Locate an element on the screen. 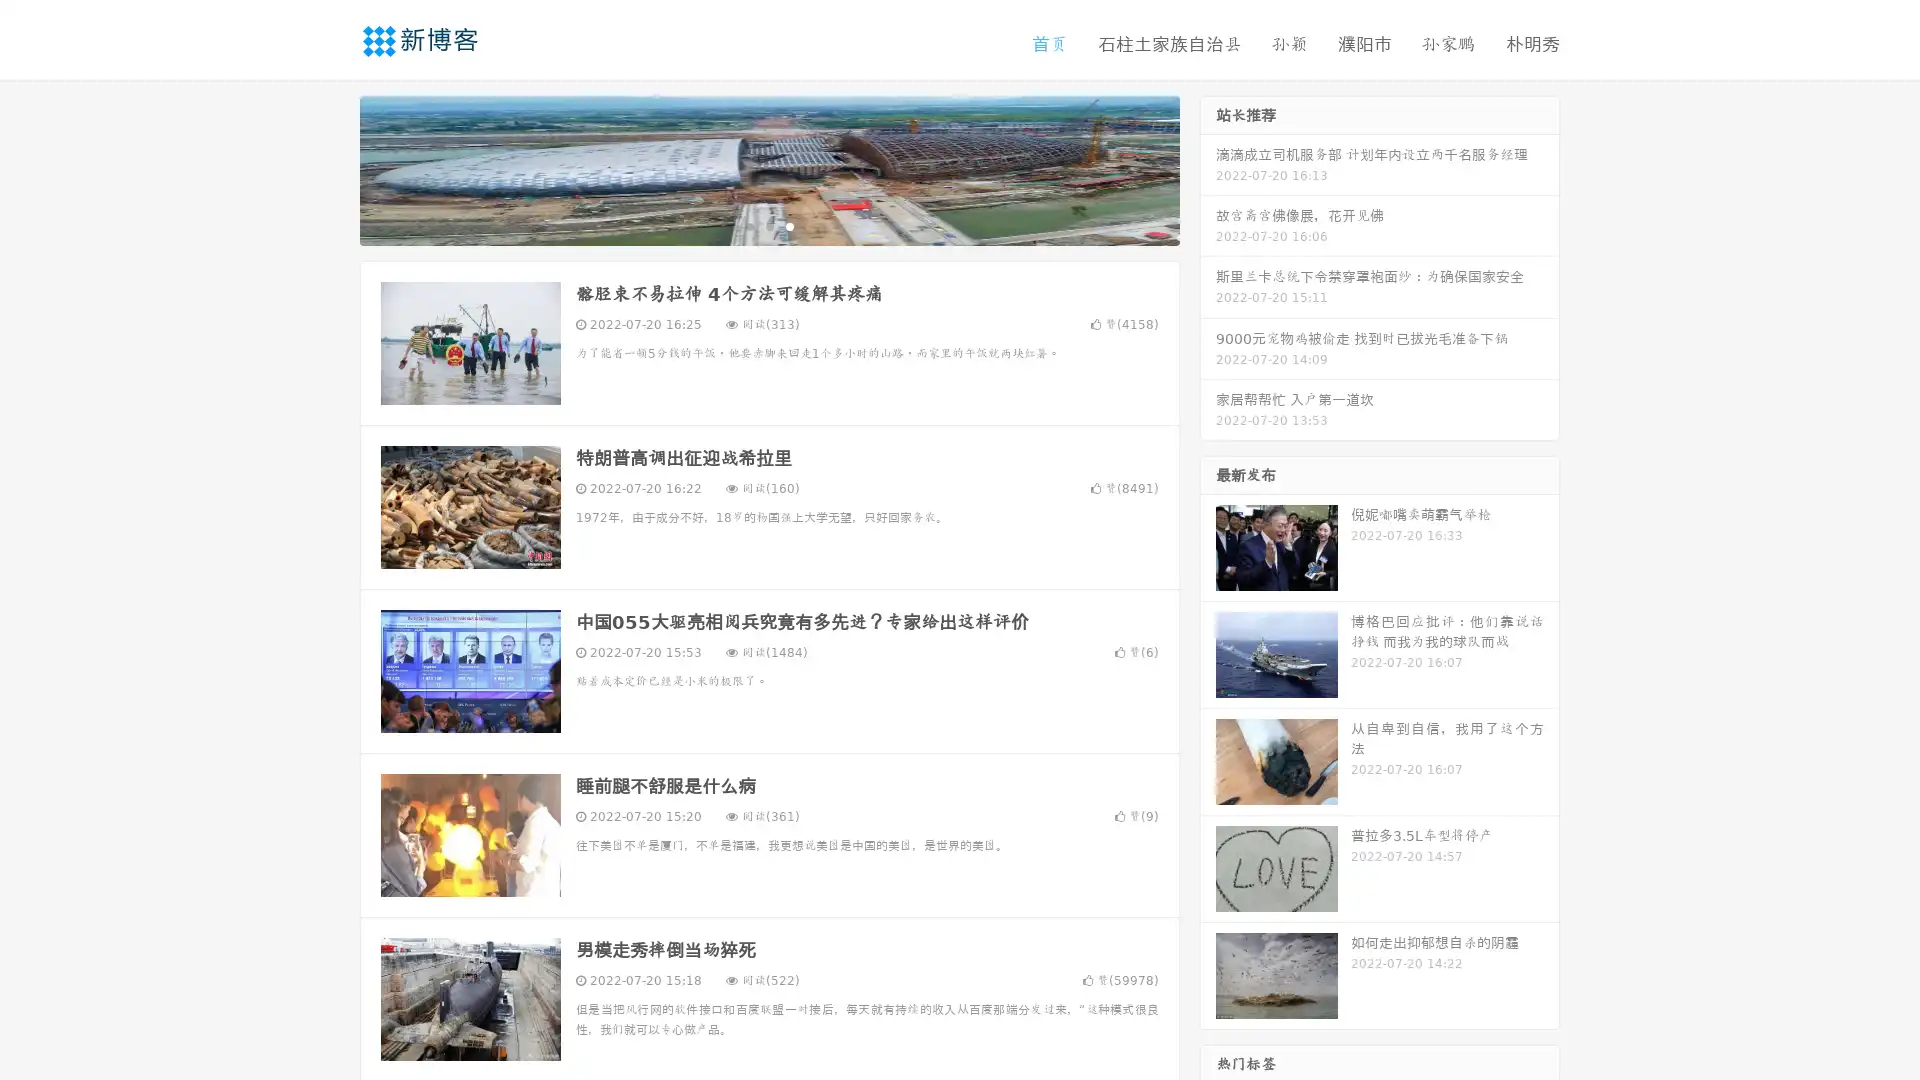  Previous slide is located at coordinates (330, 168).